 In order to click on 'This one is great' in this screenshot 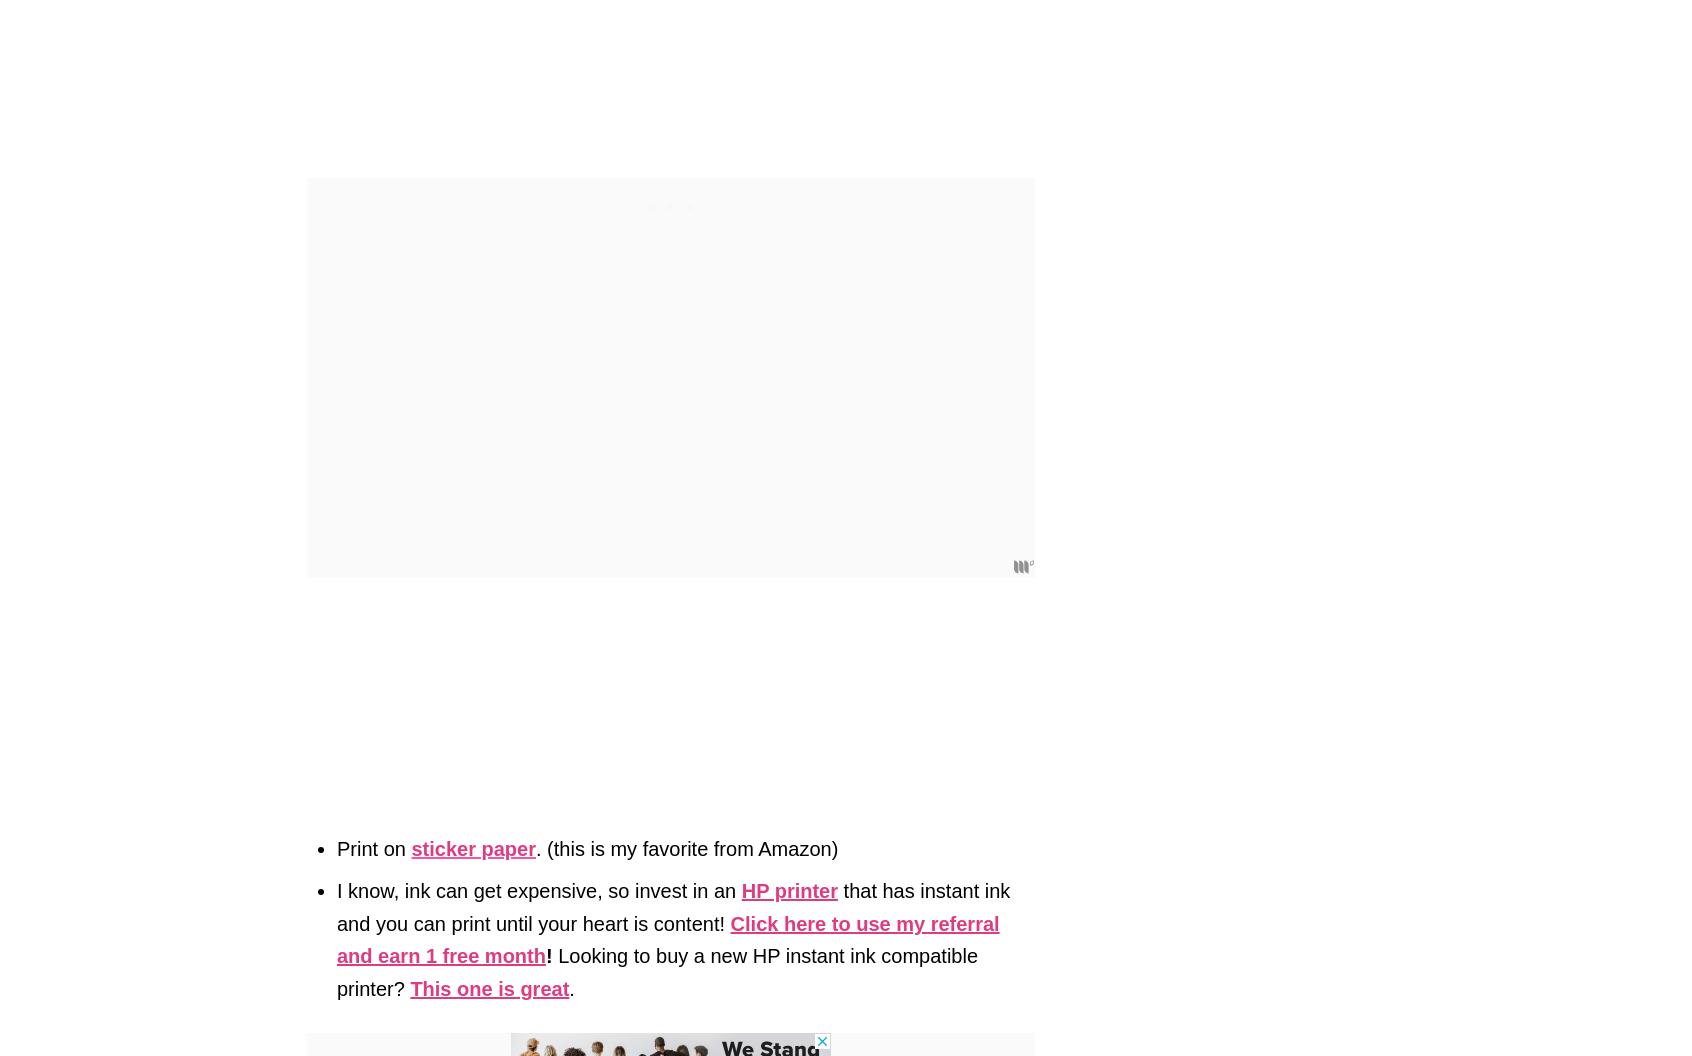, I will do `click(488, 987)`.